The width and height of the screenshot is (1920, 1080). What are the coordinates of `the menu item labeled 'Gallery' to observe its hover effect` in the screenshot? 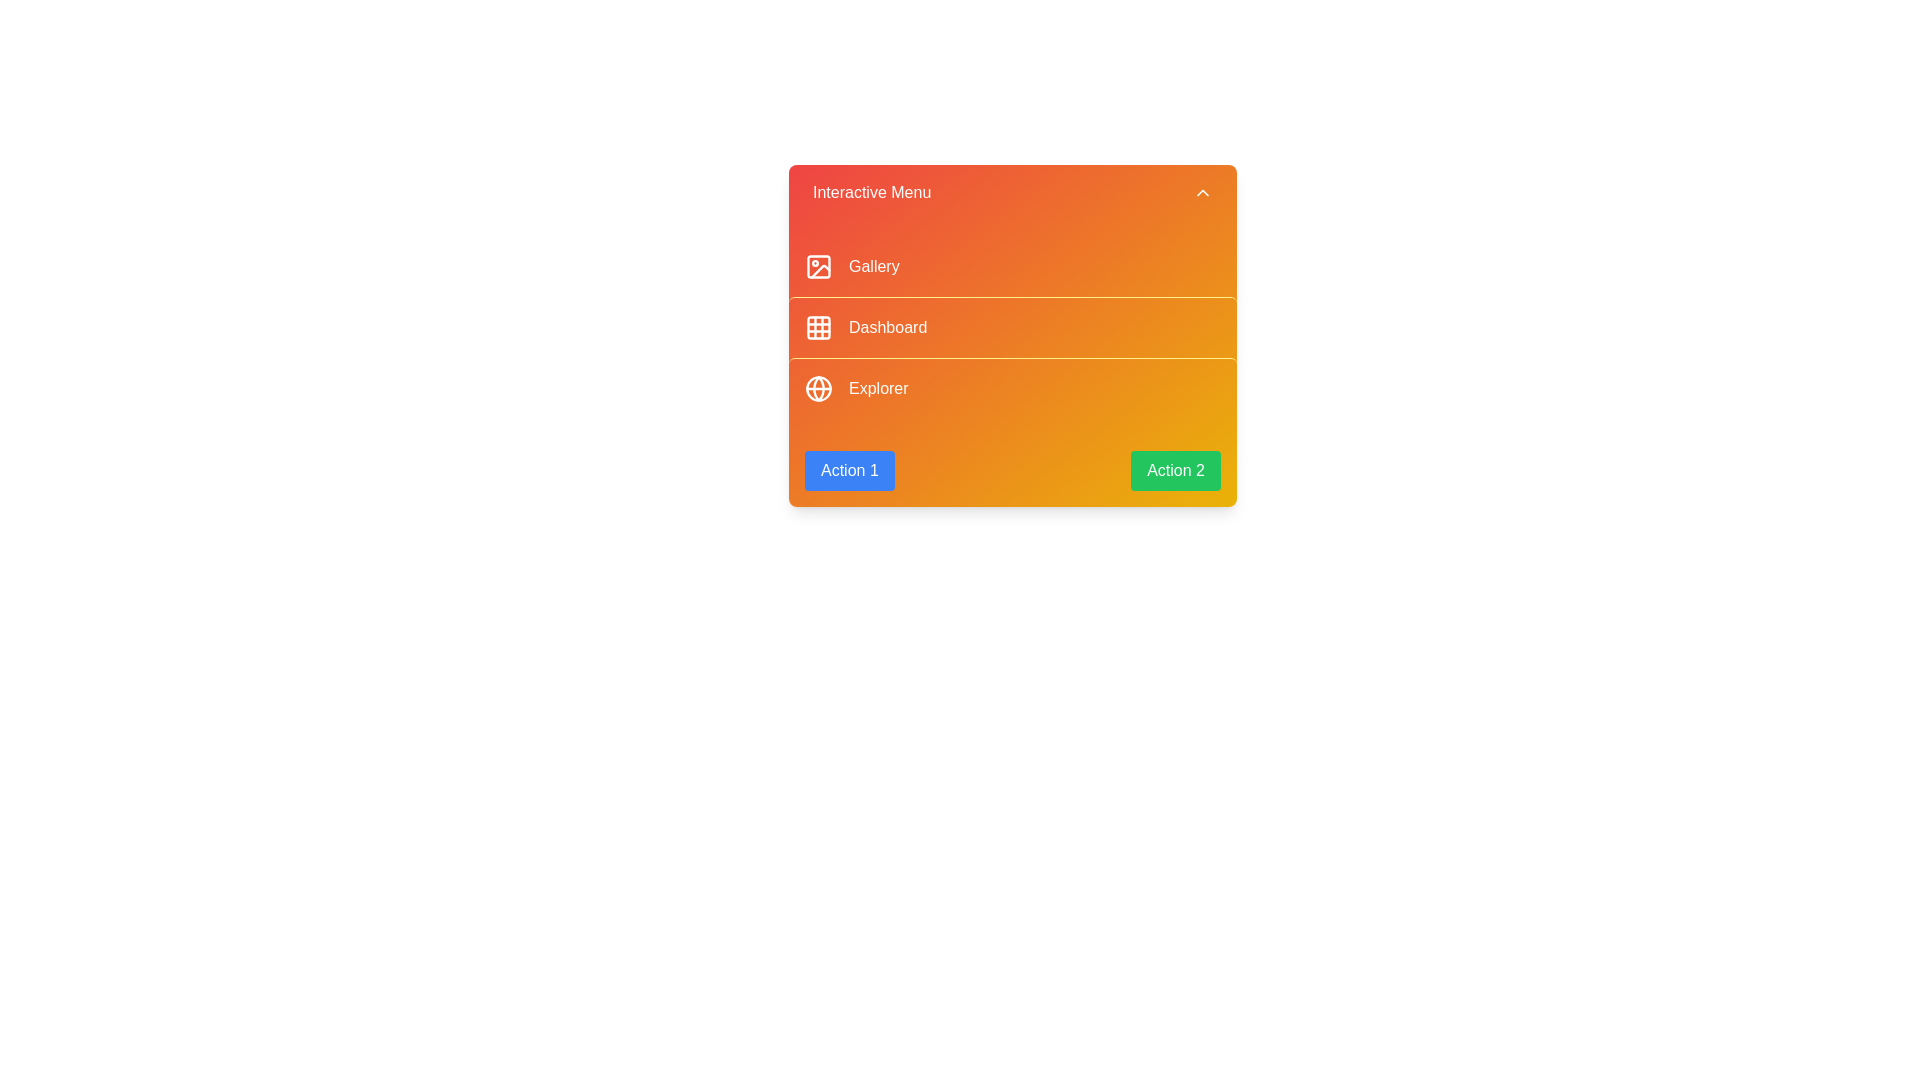 It's located at (1012, 265).